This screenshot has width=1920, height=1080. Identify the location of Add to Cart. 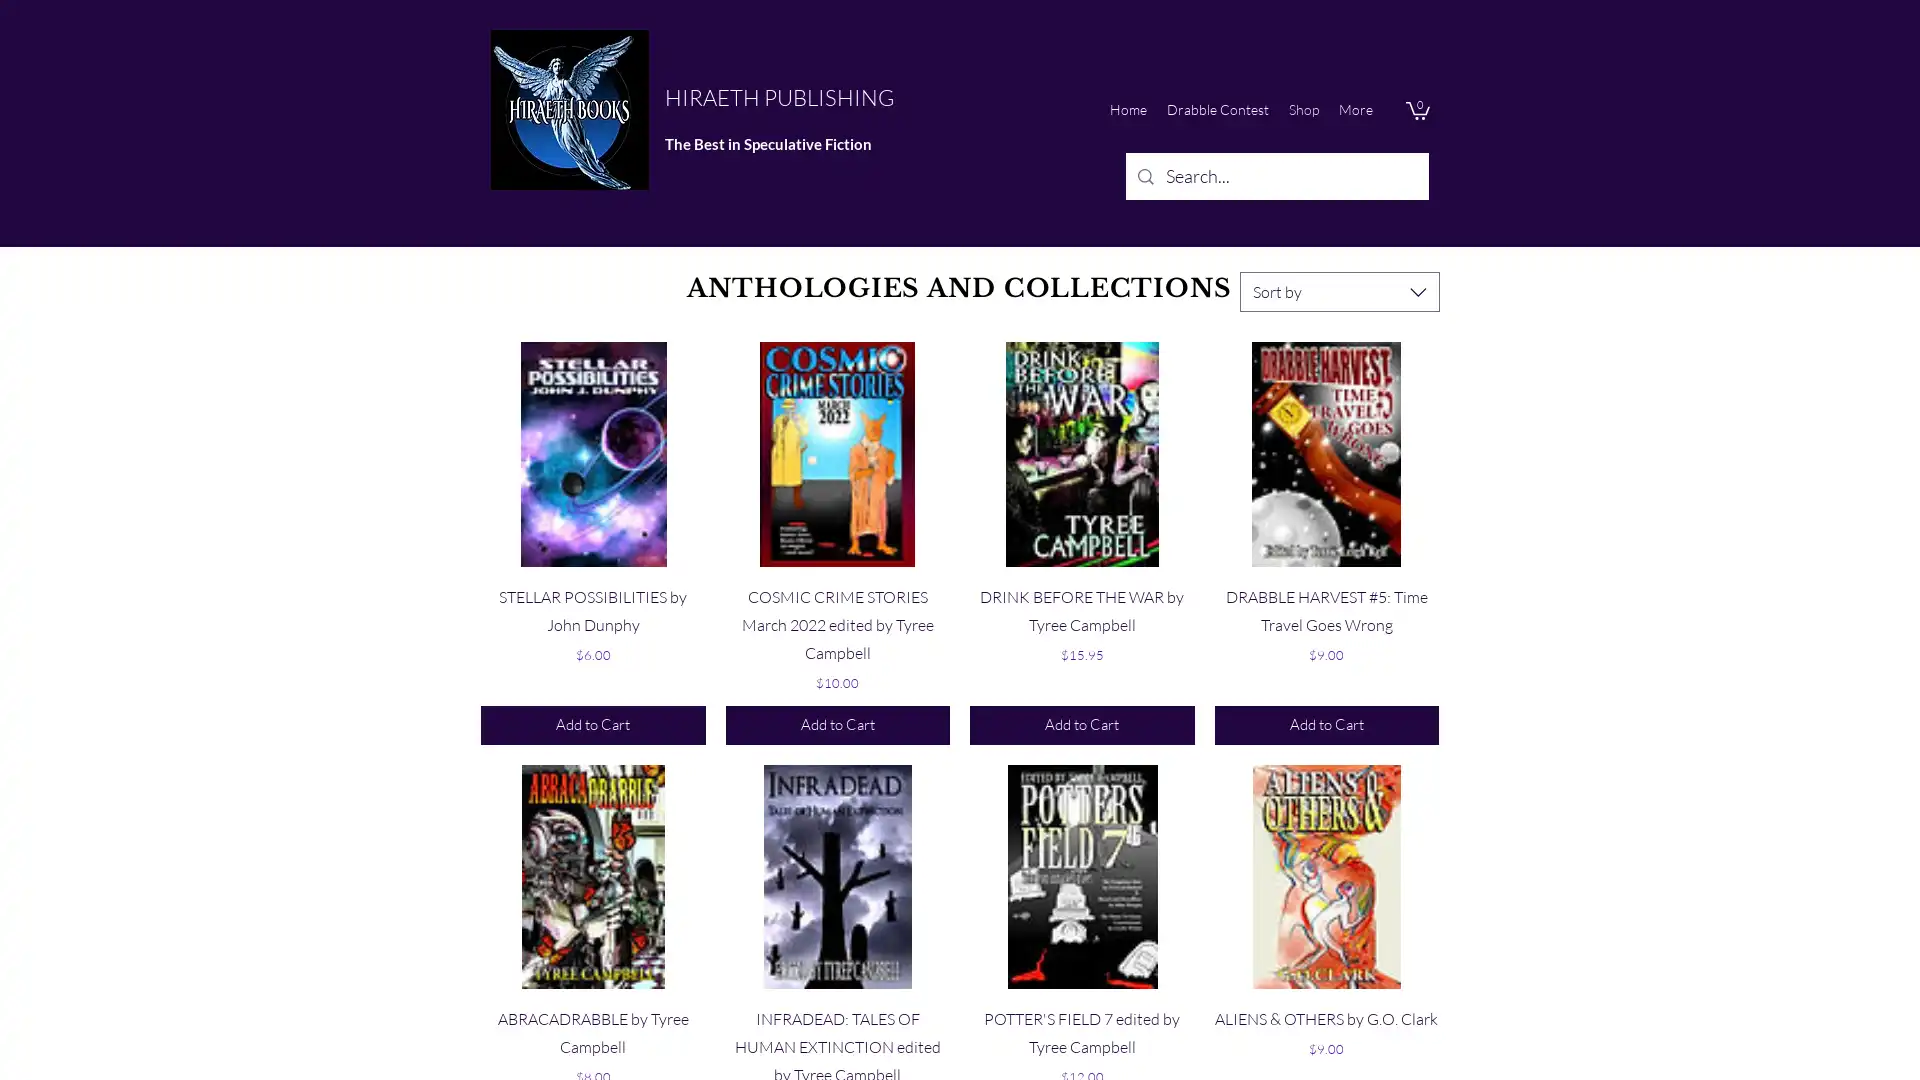
(837, 725).